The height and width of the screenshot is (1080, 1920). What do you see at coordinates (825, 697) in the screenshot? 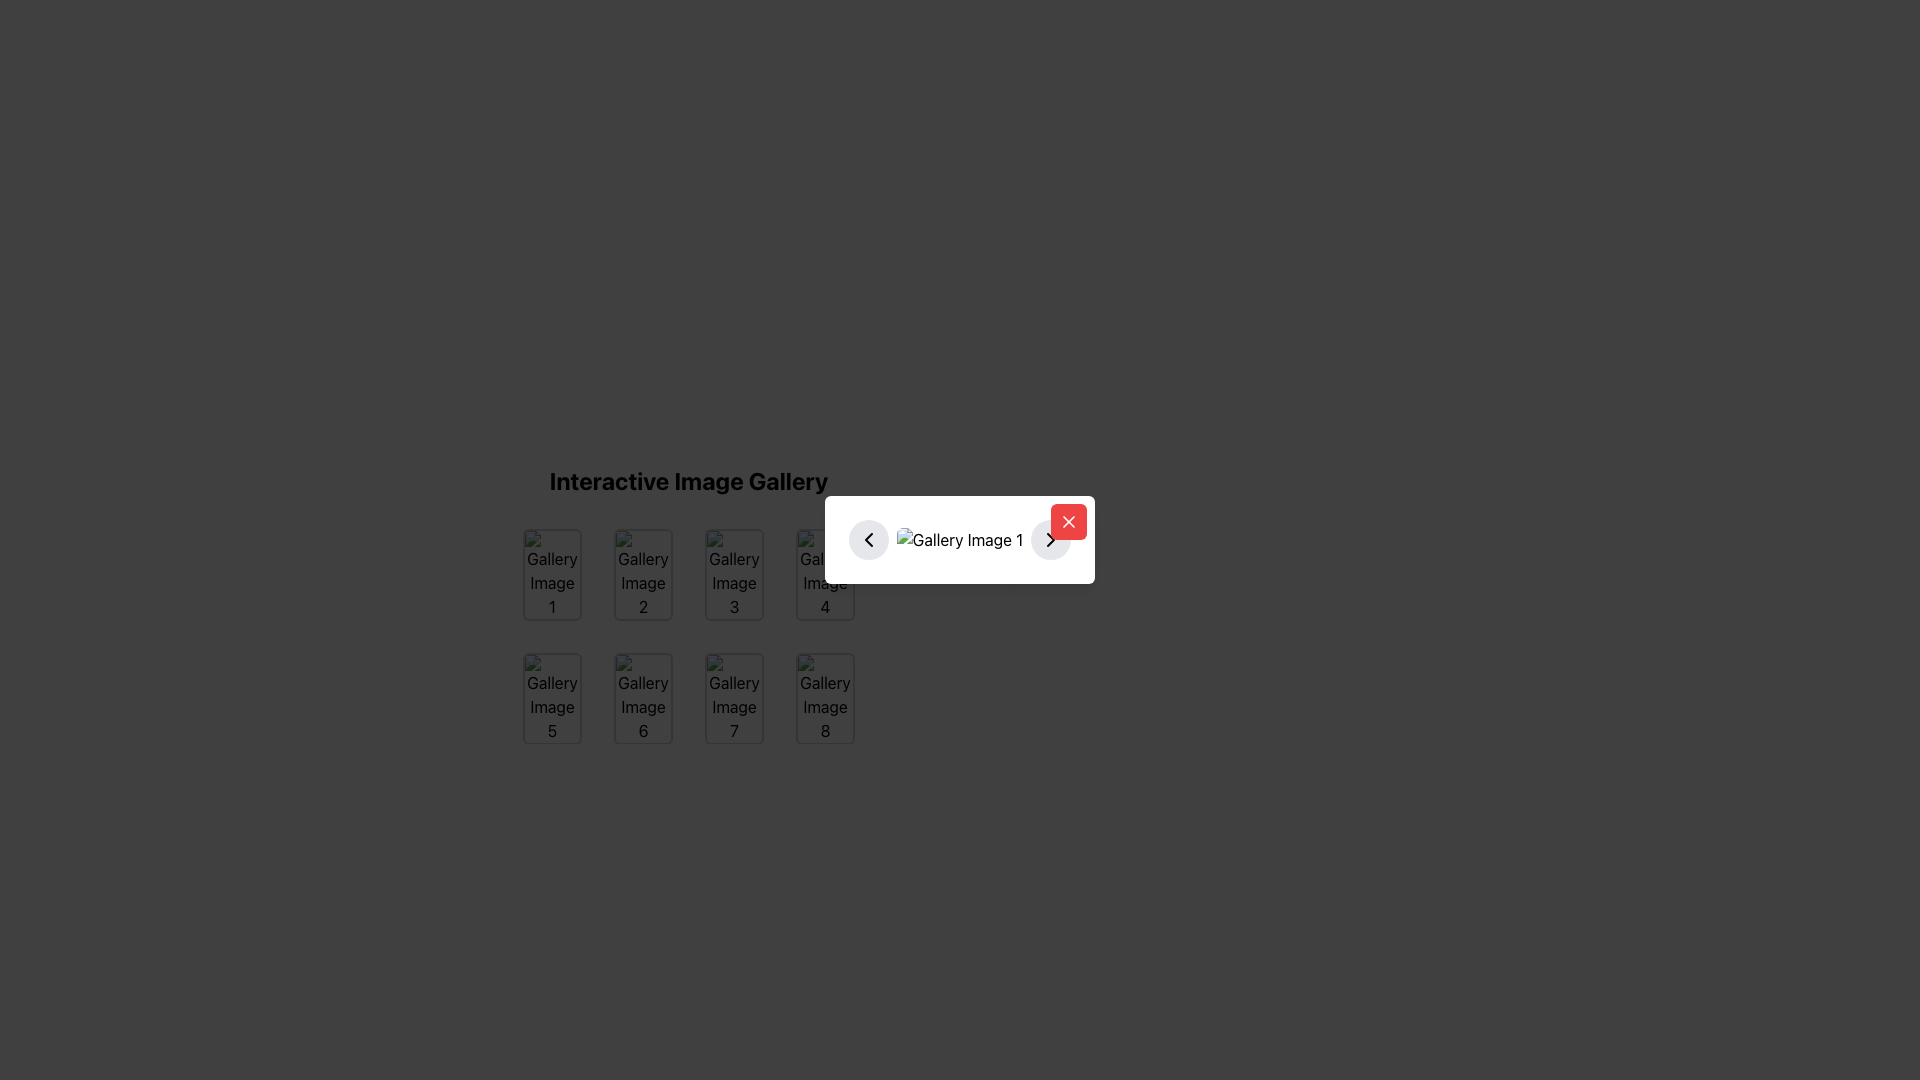
I see `the Image Preview Card displaying 'Gallery Image 8', which is located in the last row and last column of a 4x2 grid layout` at bounding box center [825, 697].